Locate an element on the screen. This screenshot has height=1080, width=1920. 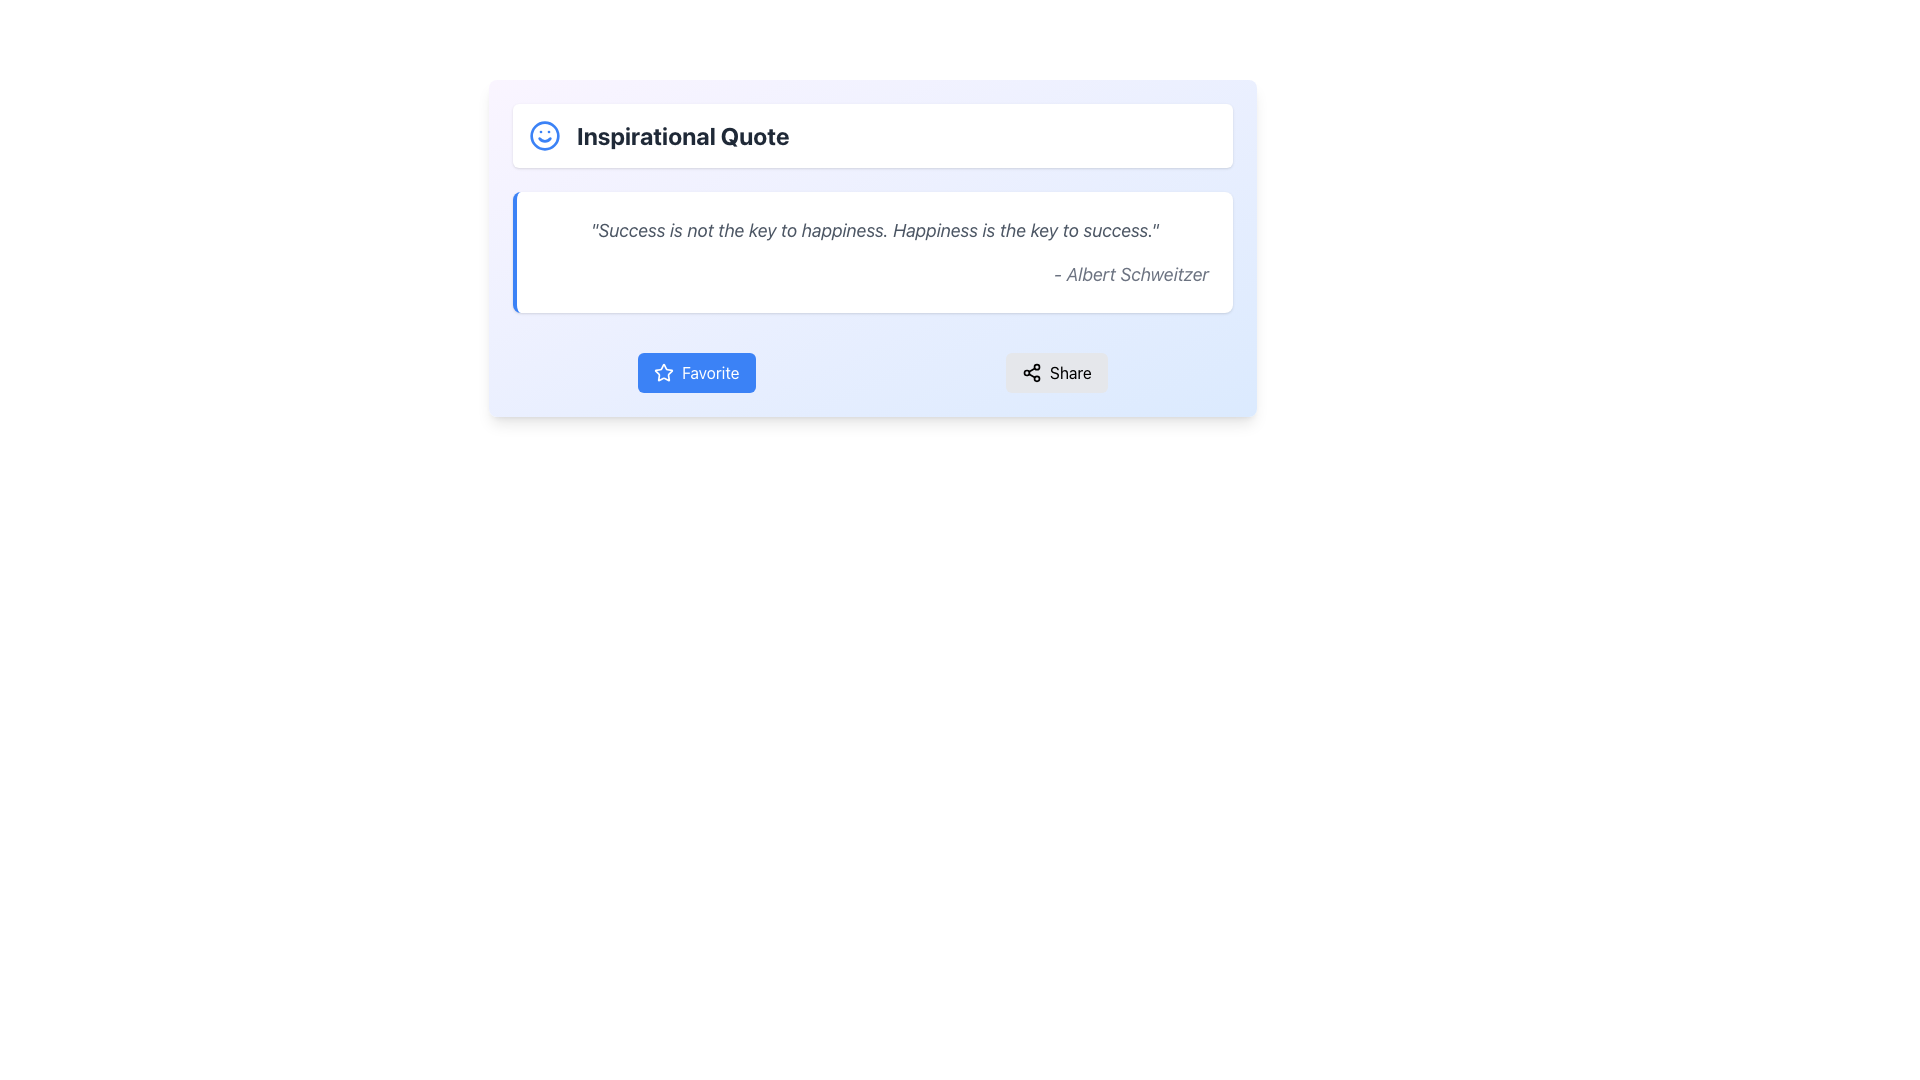
the 'Share' button which has rounded corners, a light gray background, and a black outlined share icon is located at coordinates (1055, 373).